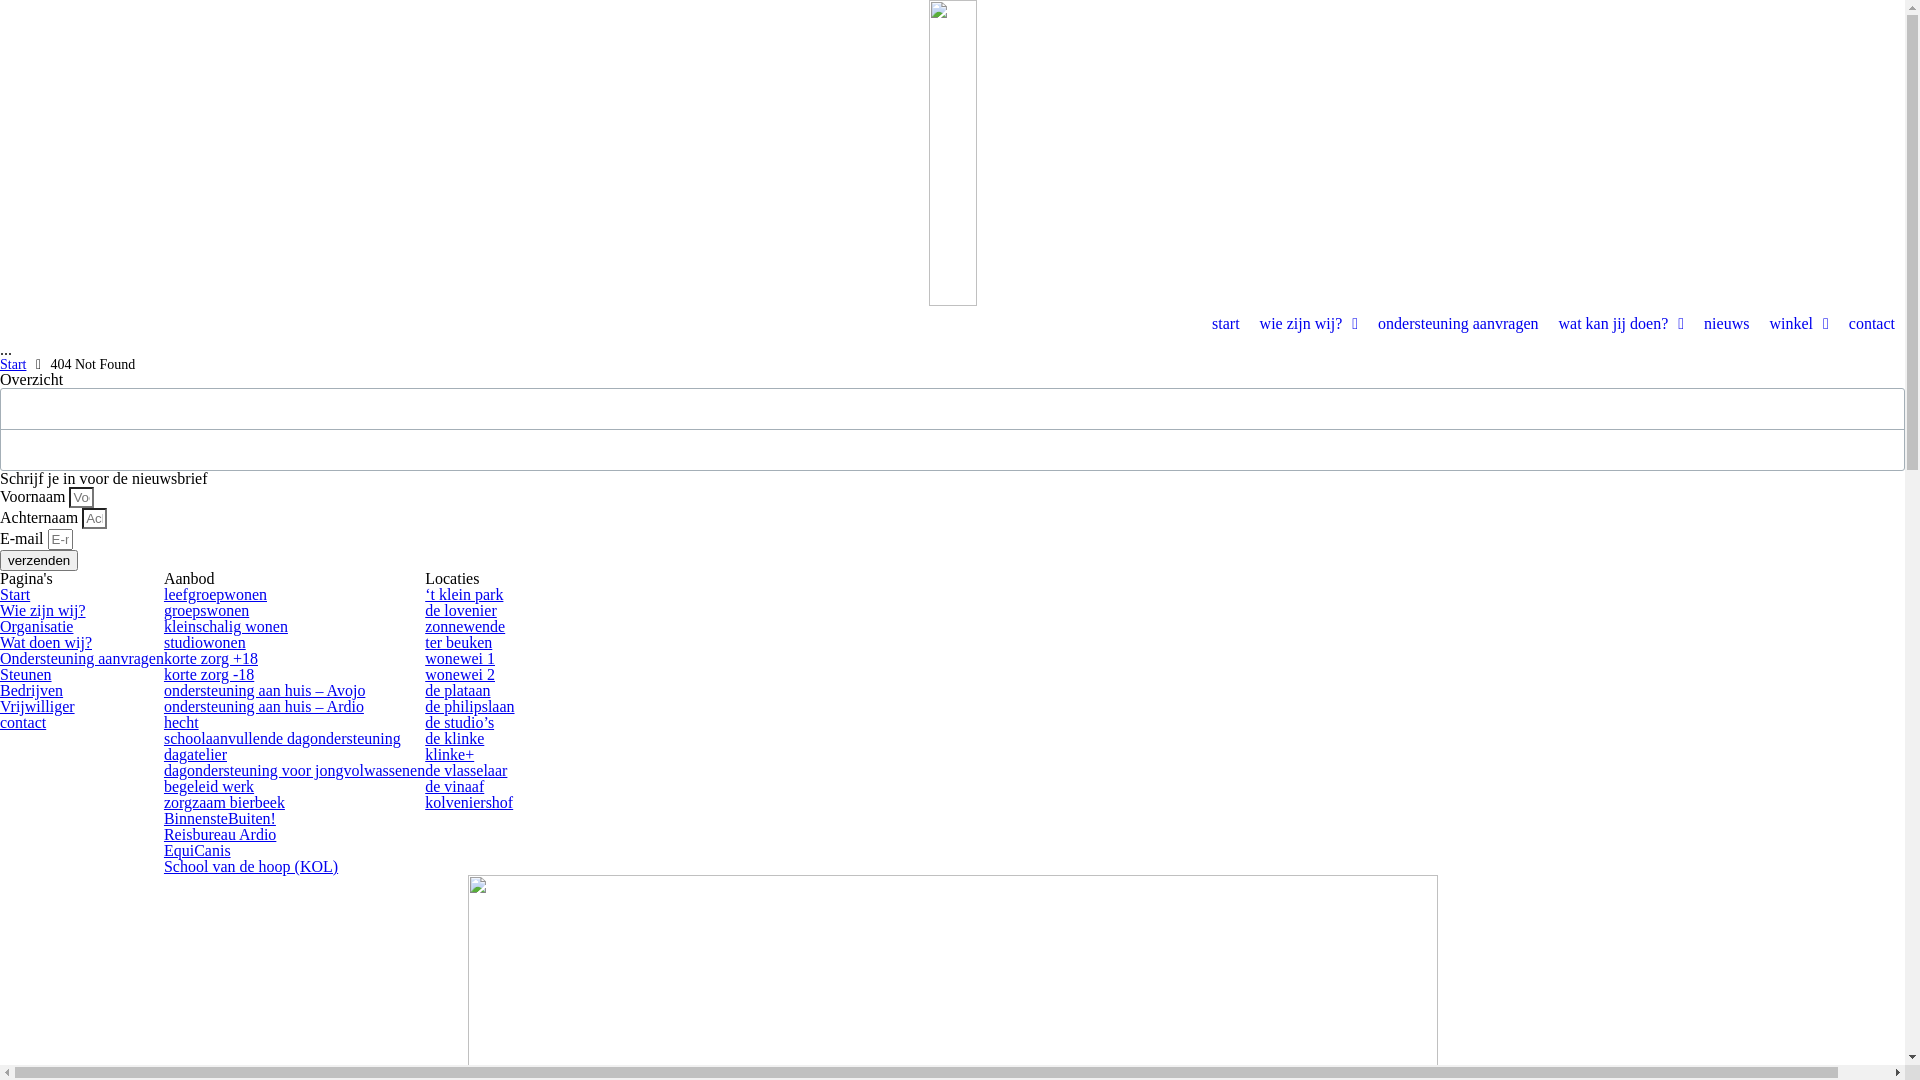  I want to click on 'schoolaanvullende dagondersteuning', so click(281, 738).